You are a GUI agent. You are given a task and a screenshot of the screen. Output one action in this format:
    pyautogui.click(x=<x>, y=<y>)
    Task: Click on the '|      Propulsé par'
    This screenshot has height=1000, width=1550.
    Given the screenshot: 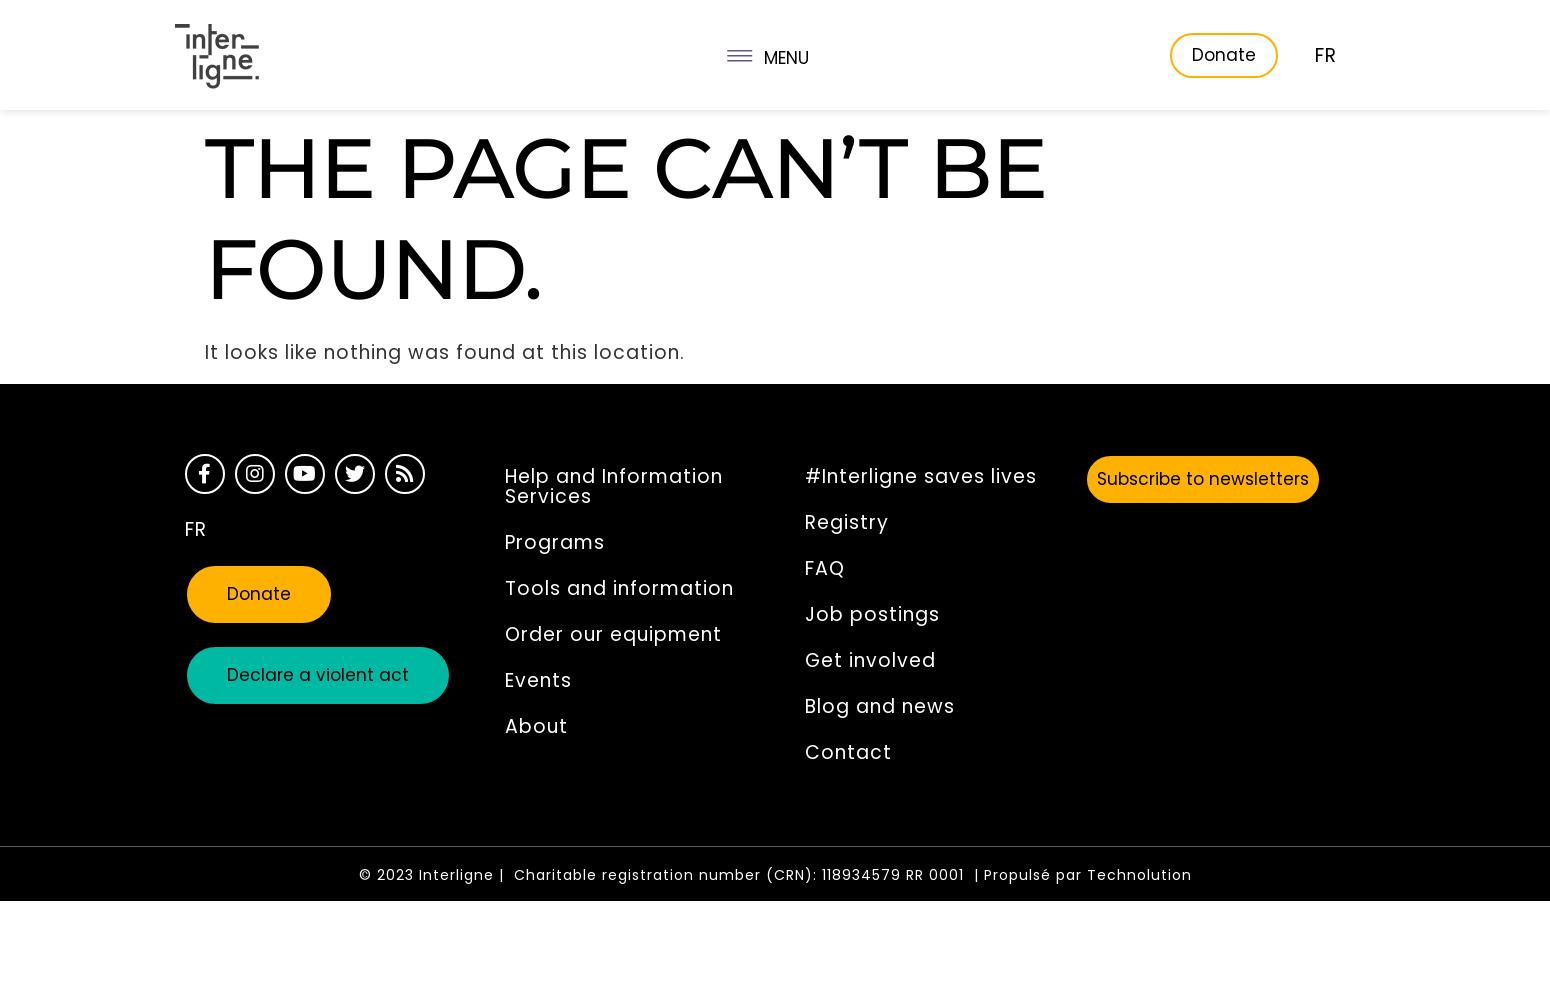 What is the action you would take?
    pyautogui.click(x=1029, y=875)
    